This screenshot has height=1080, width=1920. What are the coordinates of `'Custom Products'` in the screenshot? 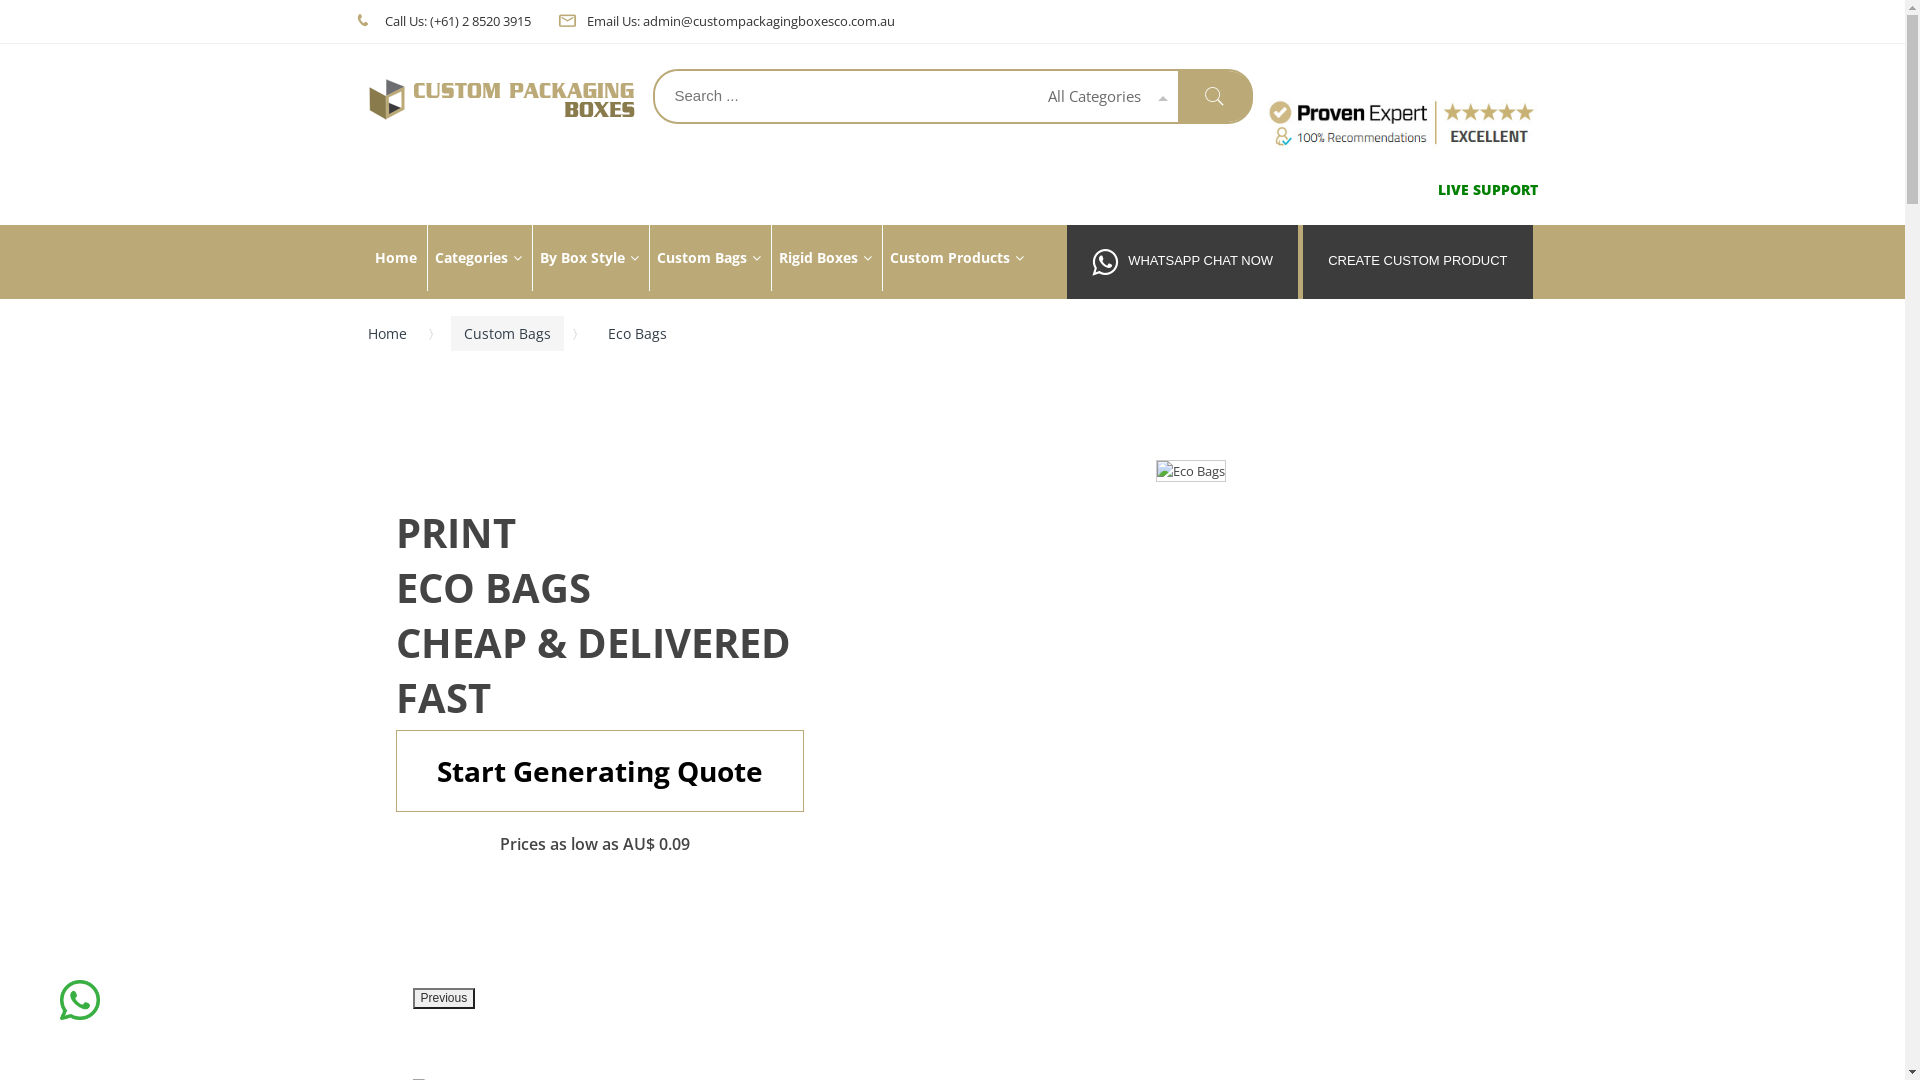 It's located at (955, 257).